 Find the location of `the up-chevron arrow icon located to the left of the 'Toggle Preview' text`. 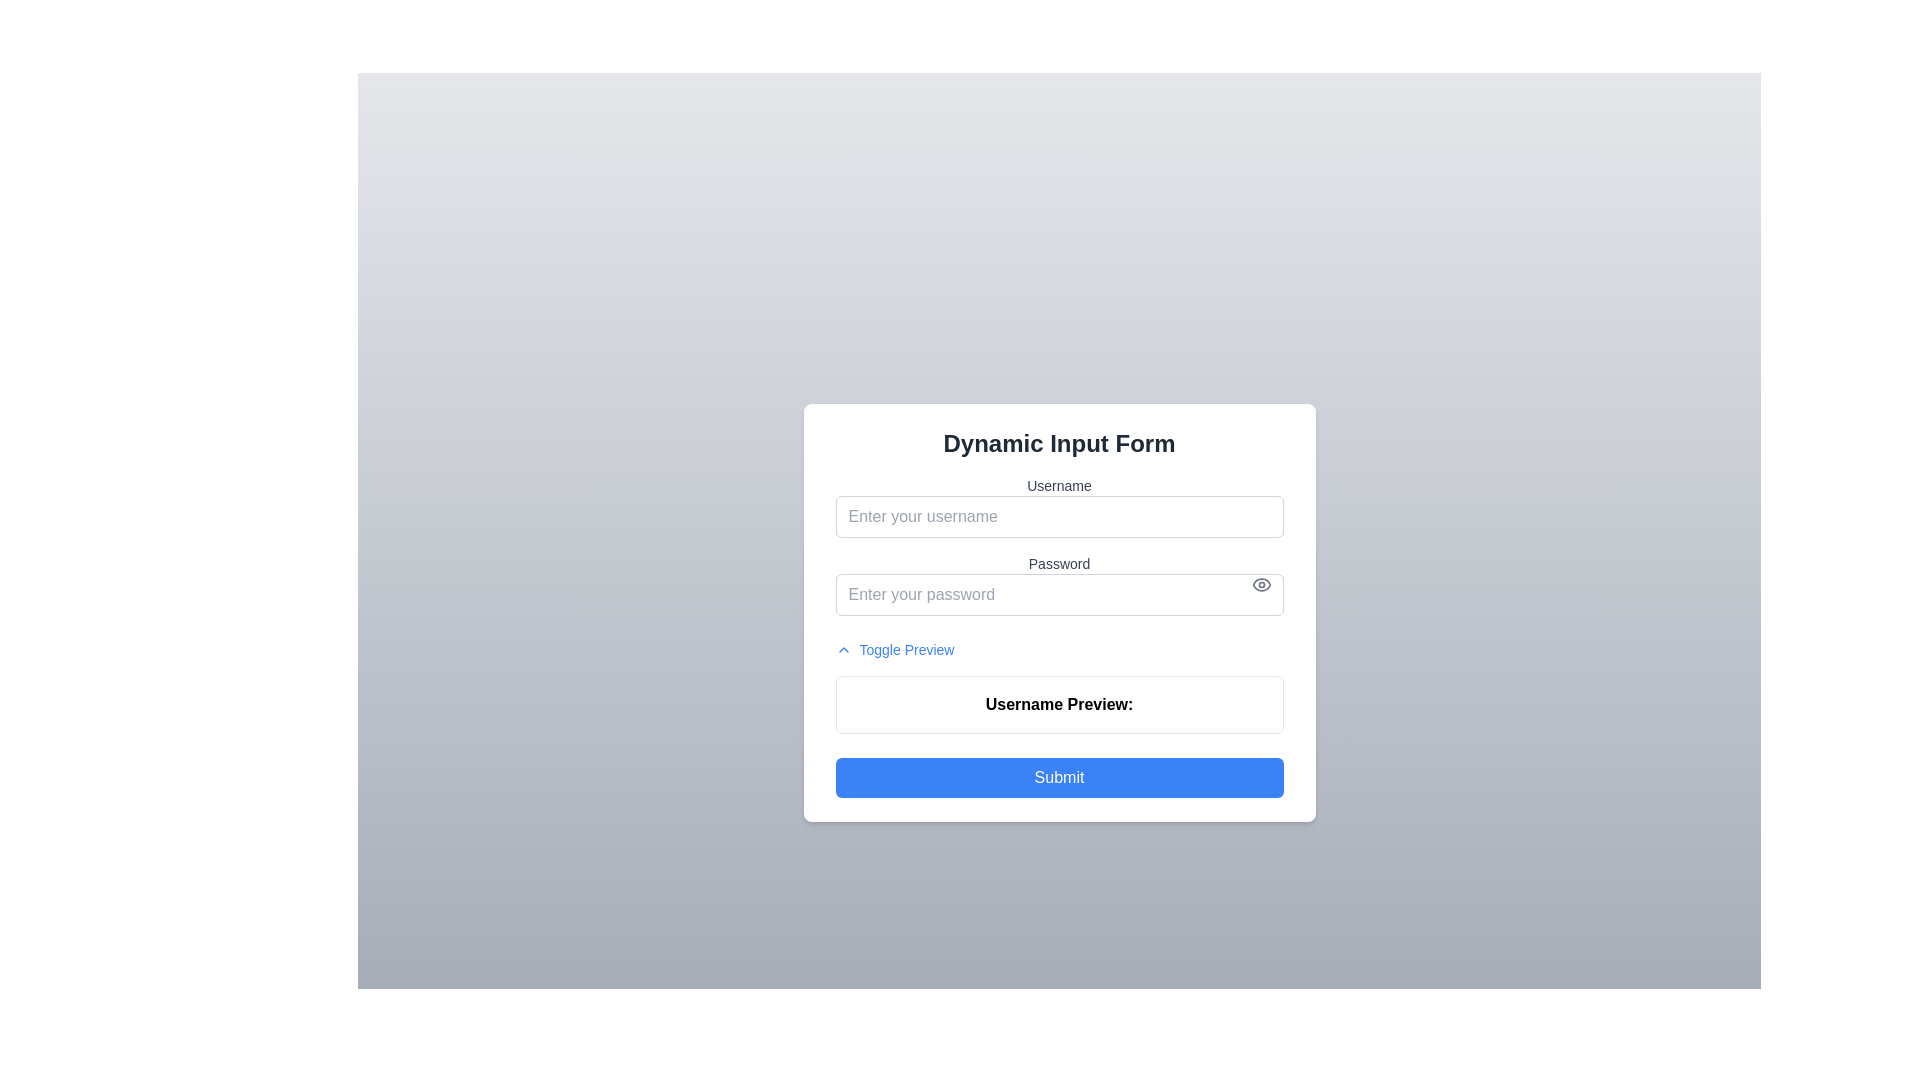

the up-chevron arrow icon located to the left of the 'Toggle Preview' text is located at coordinates (843, 650).